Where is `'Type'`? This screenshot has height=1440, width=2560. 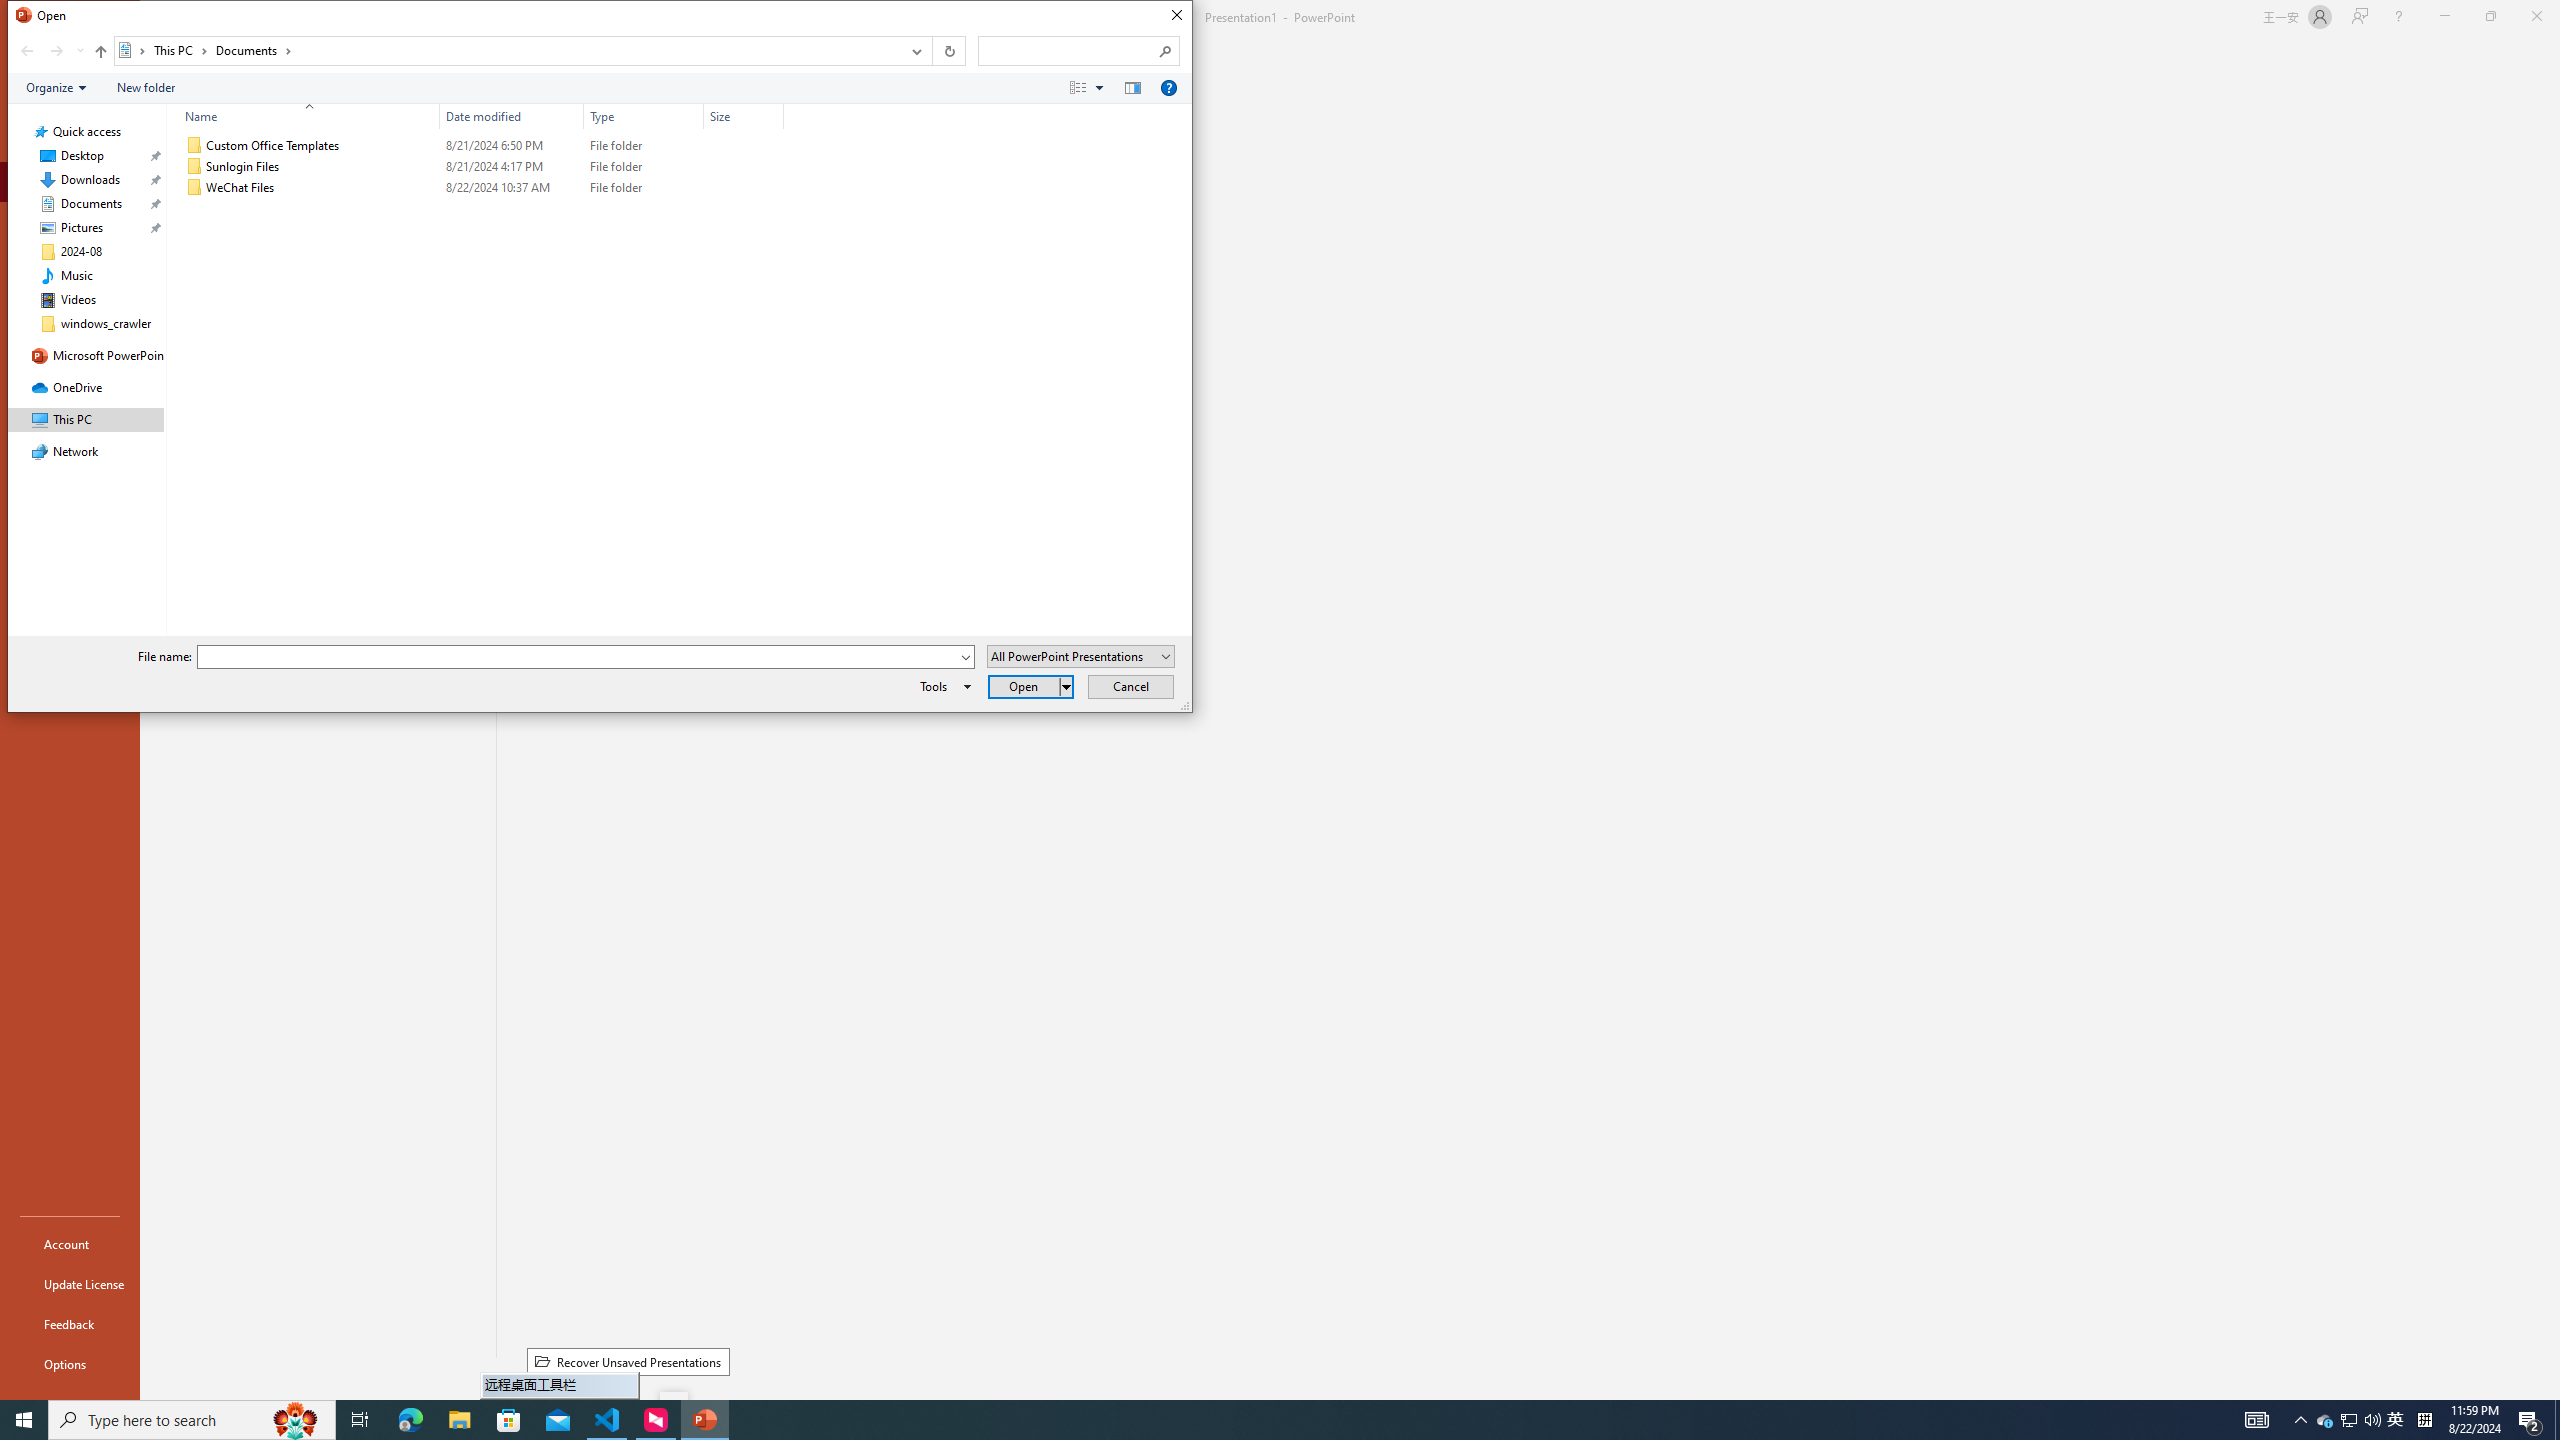 'Type' is located at coordinates (643, 115).